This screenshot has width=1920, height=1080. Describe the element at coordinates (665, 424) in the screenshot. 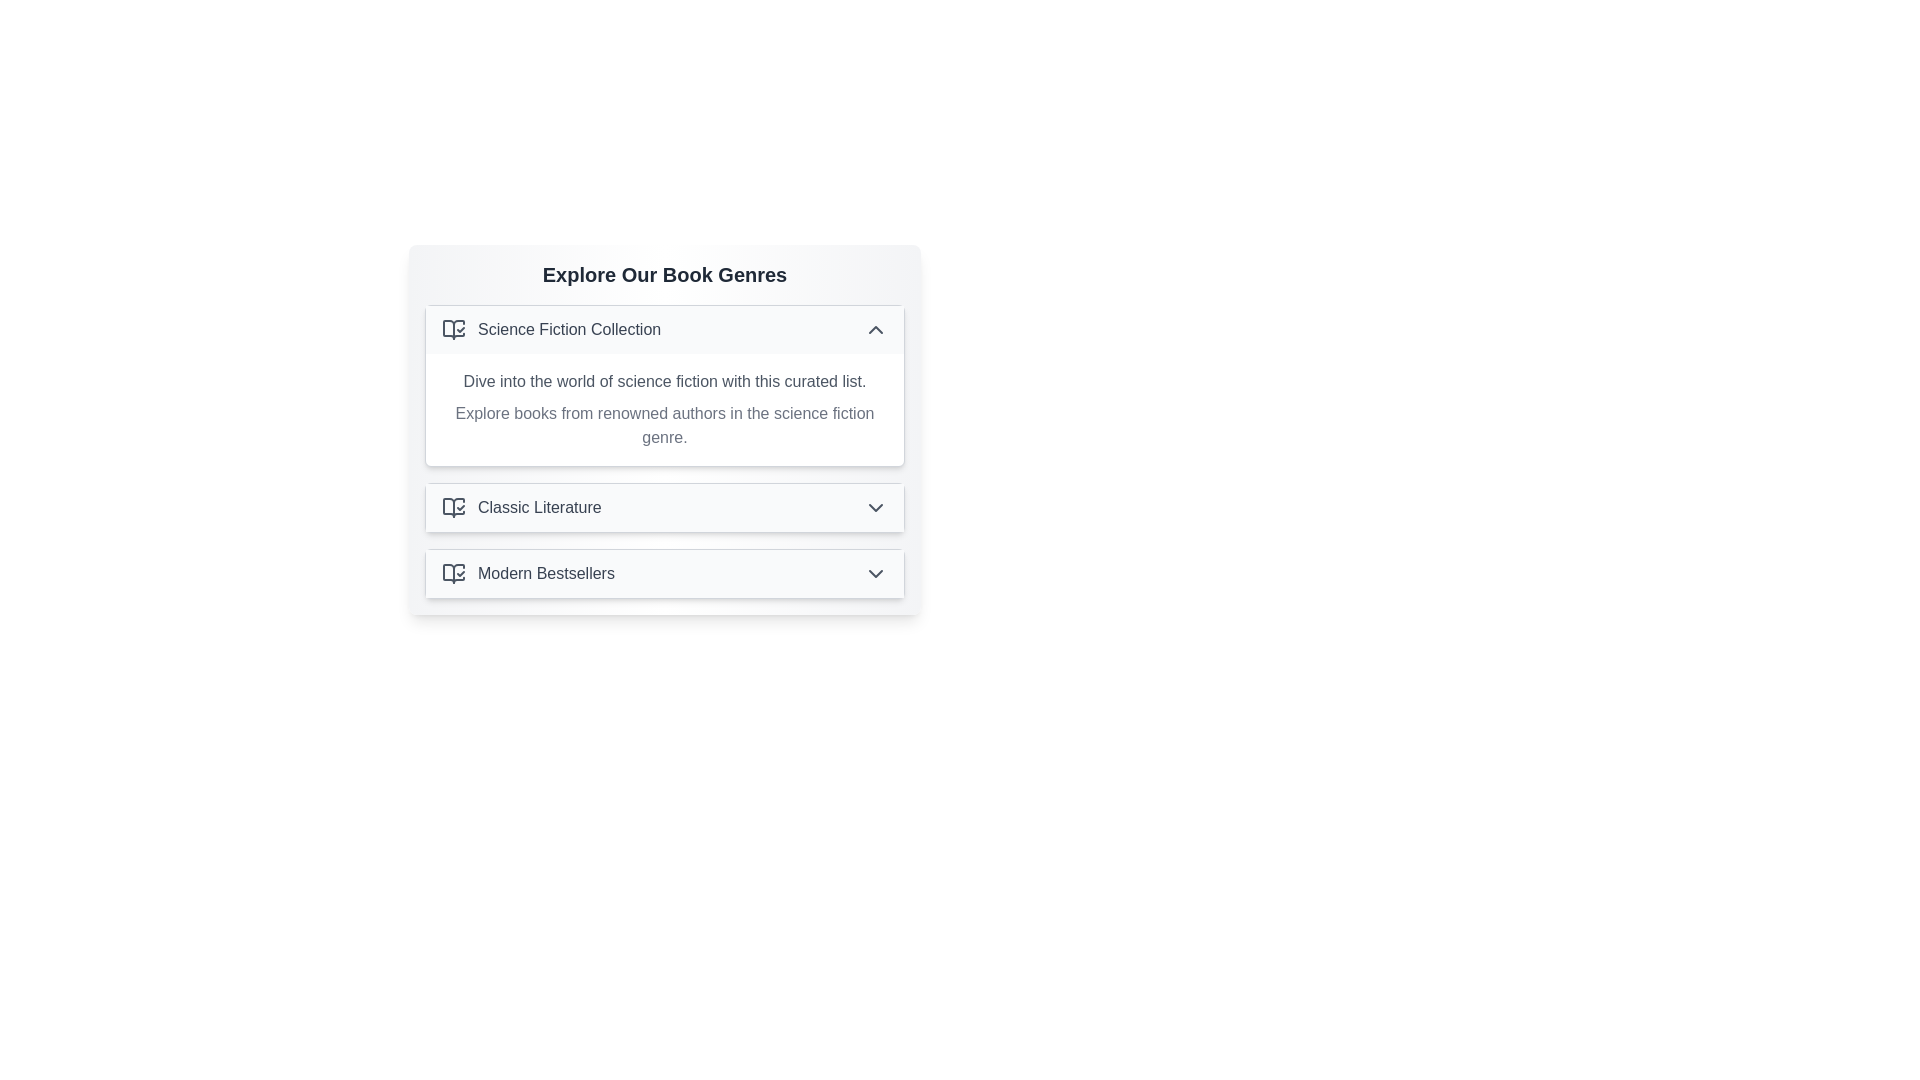

I see `the static text element that provides additional context about the Science Fiction Collection, located beneath the descriptive text 'Dive into the world of science fiction with this curated list.'` at that location.